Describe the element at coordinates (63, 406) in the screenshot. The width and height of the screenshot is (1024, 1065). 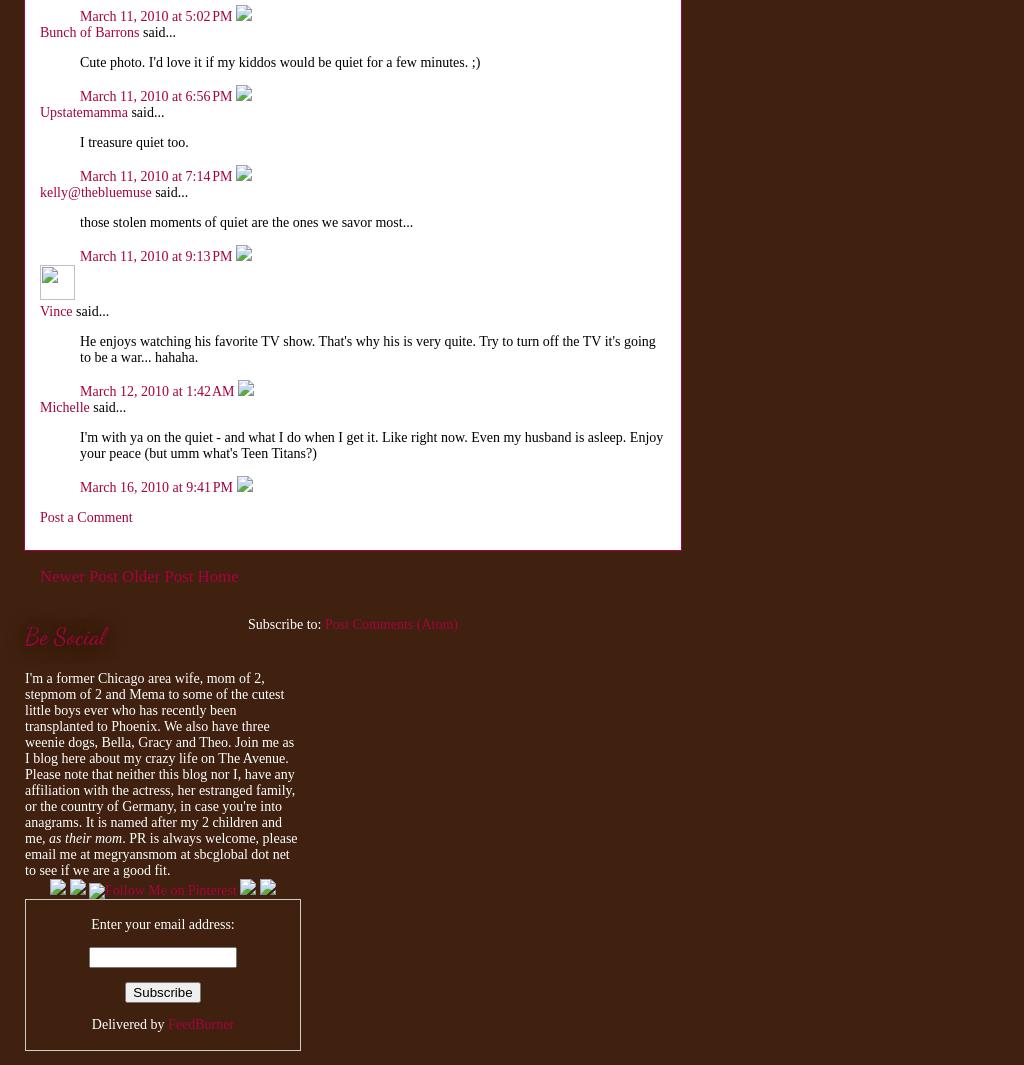
I see `'Michelle'` at that location.